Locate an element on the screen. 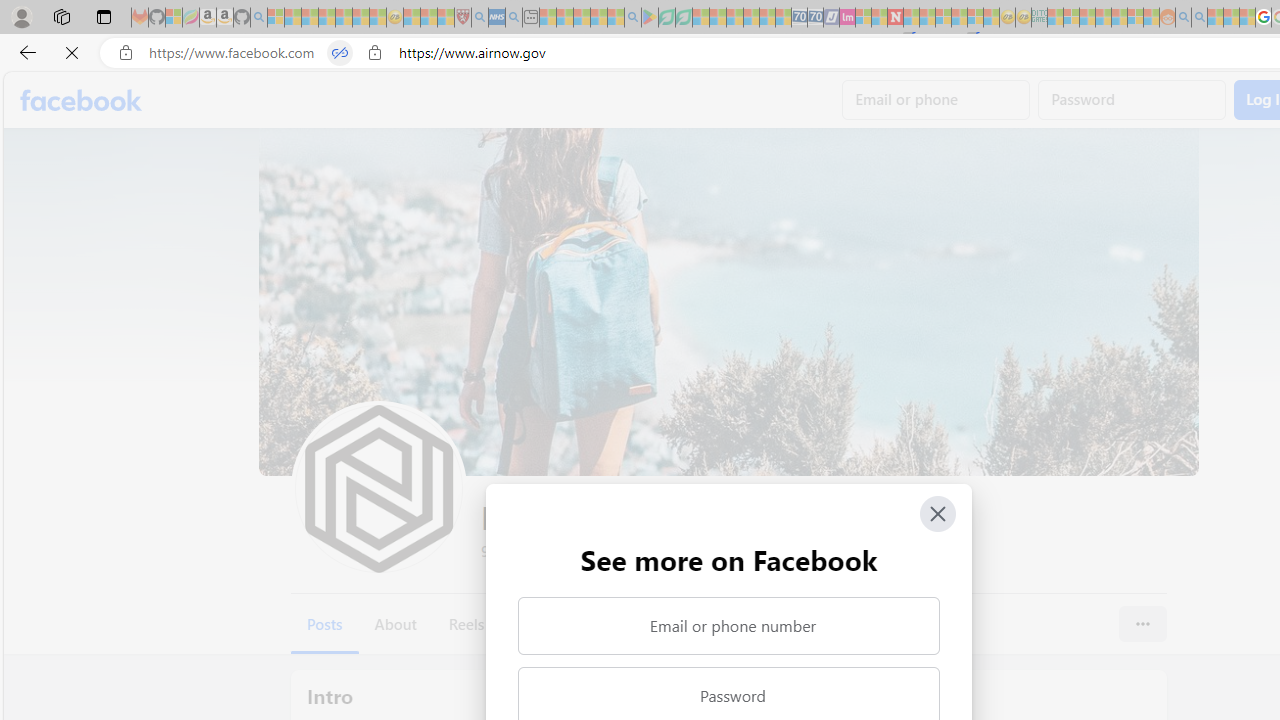 Image resolution: width=1280 pixels, height=720 pixels. 'Latest Politics News & Archive | Newsweek.com - Sleeping' is located at coordinates (894, 17).